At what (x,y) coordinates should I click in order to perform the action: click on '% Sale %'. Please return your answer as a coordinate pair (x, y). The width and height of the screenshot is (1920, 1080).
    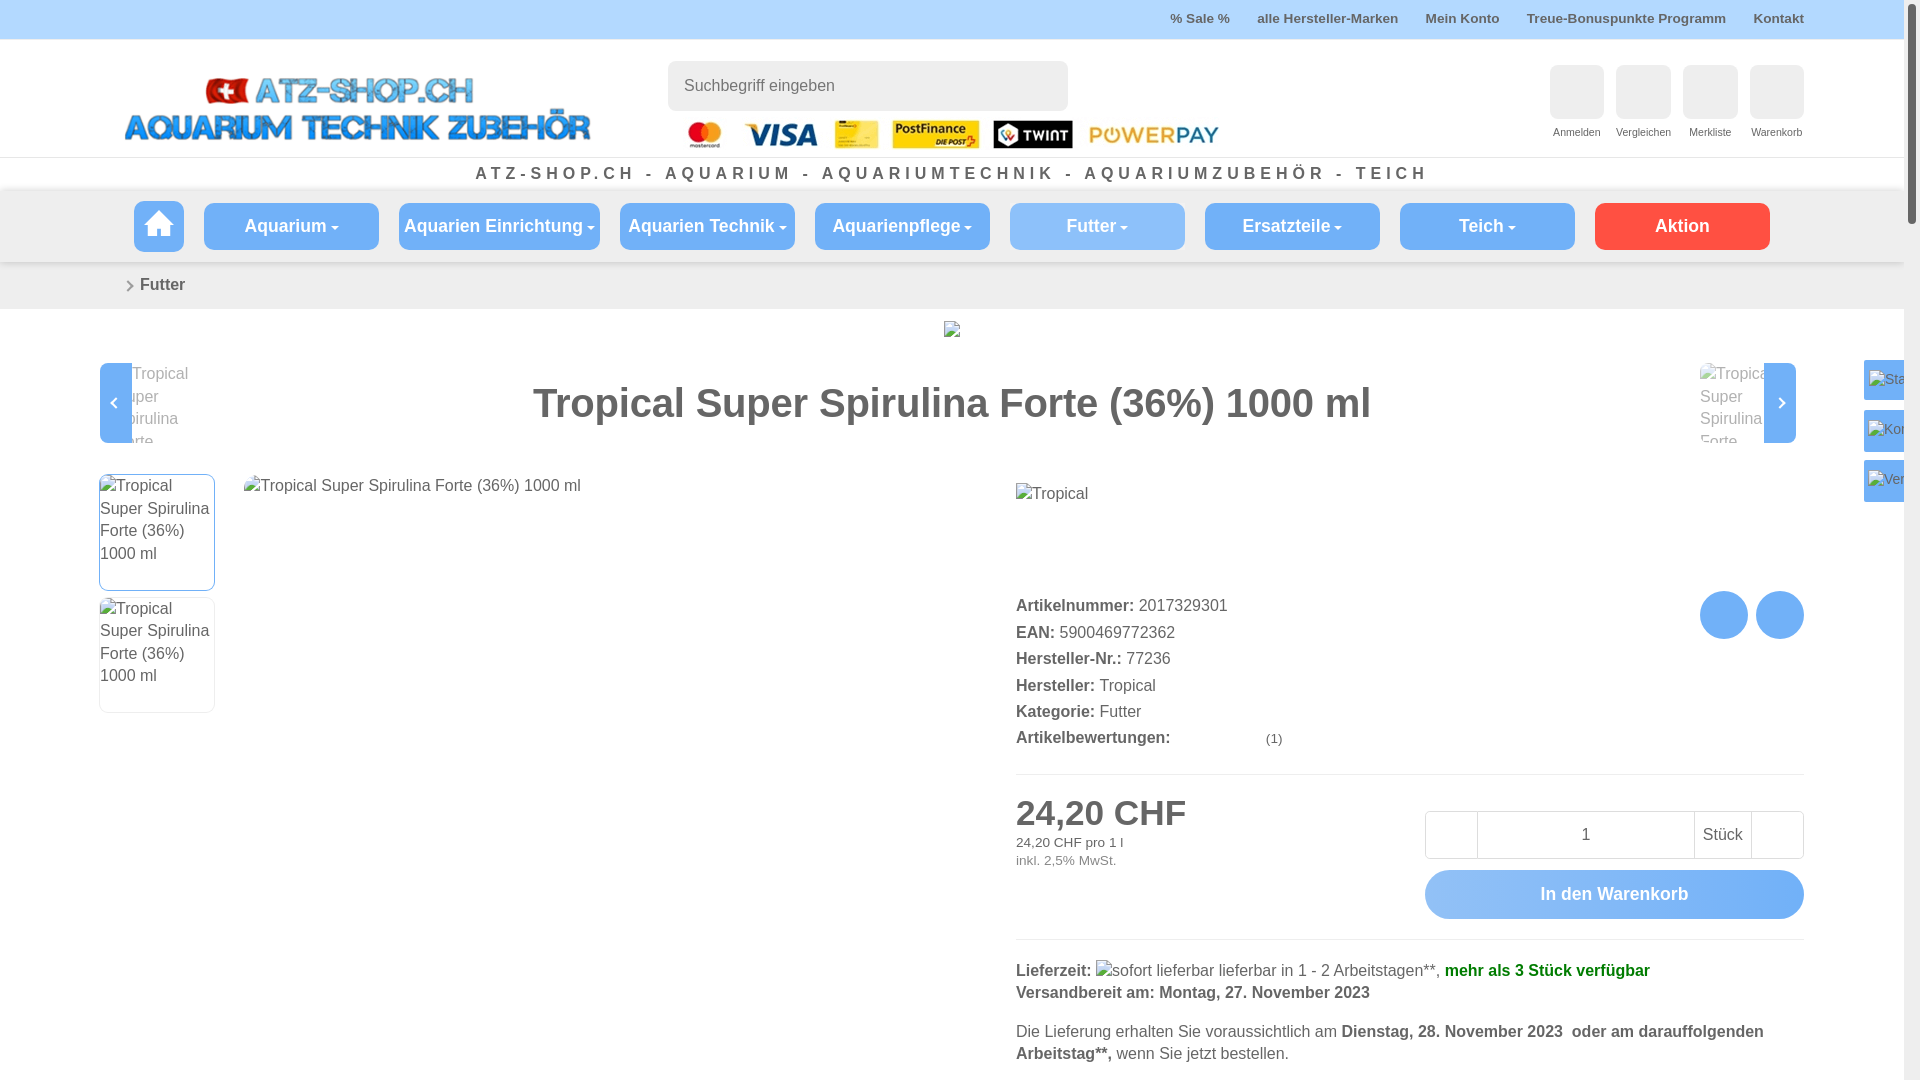
    Looking at the image, I should click on (1200, 18).